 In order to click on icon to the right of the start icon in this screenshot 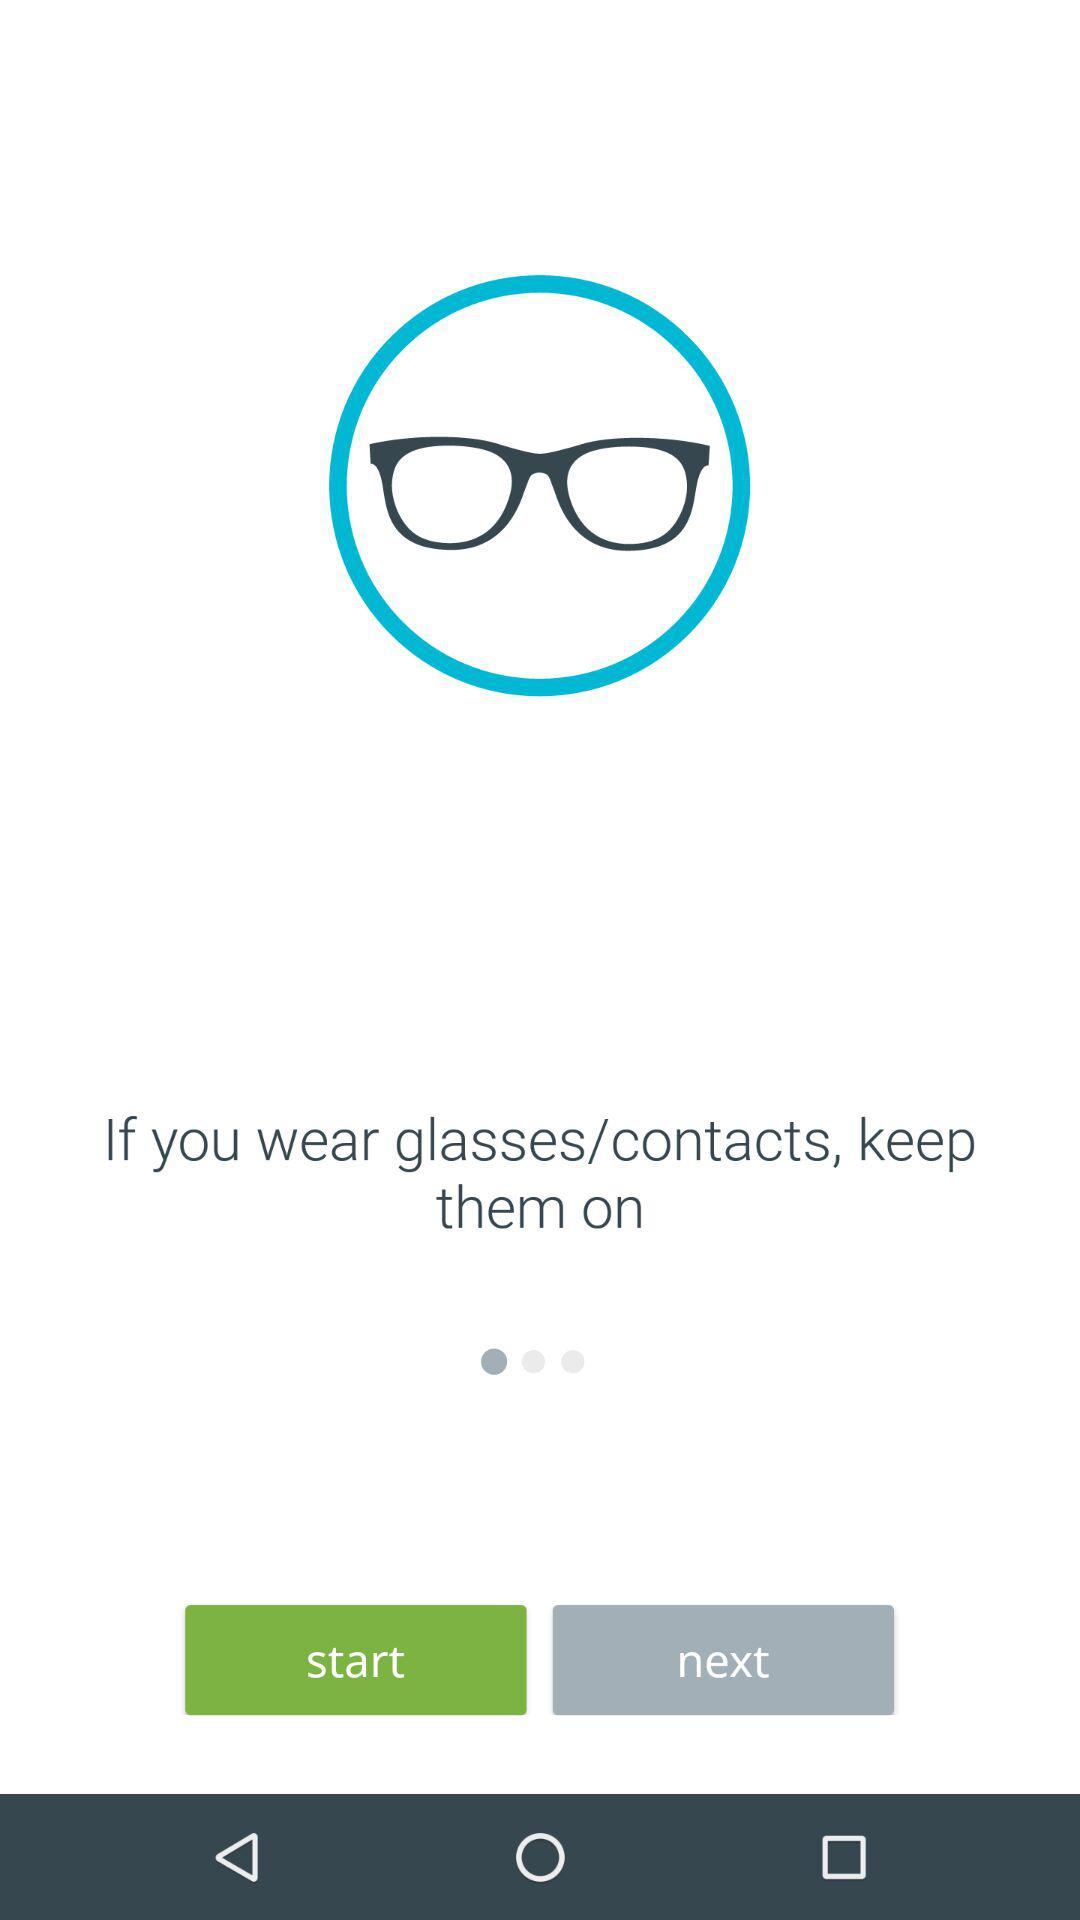, I will do `click(723, 1660)`.